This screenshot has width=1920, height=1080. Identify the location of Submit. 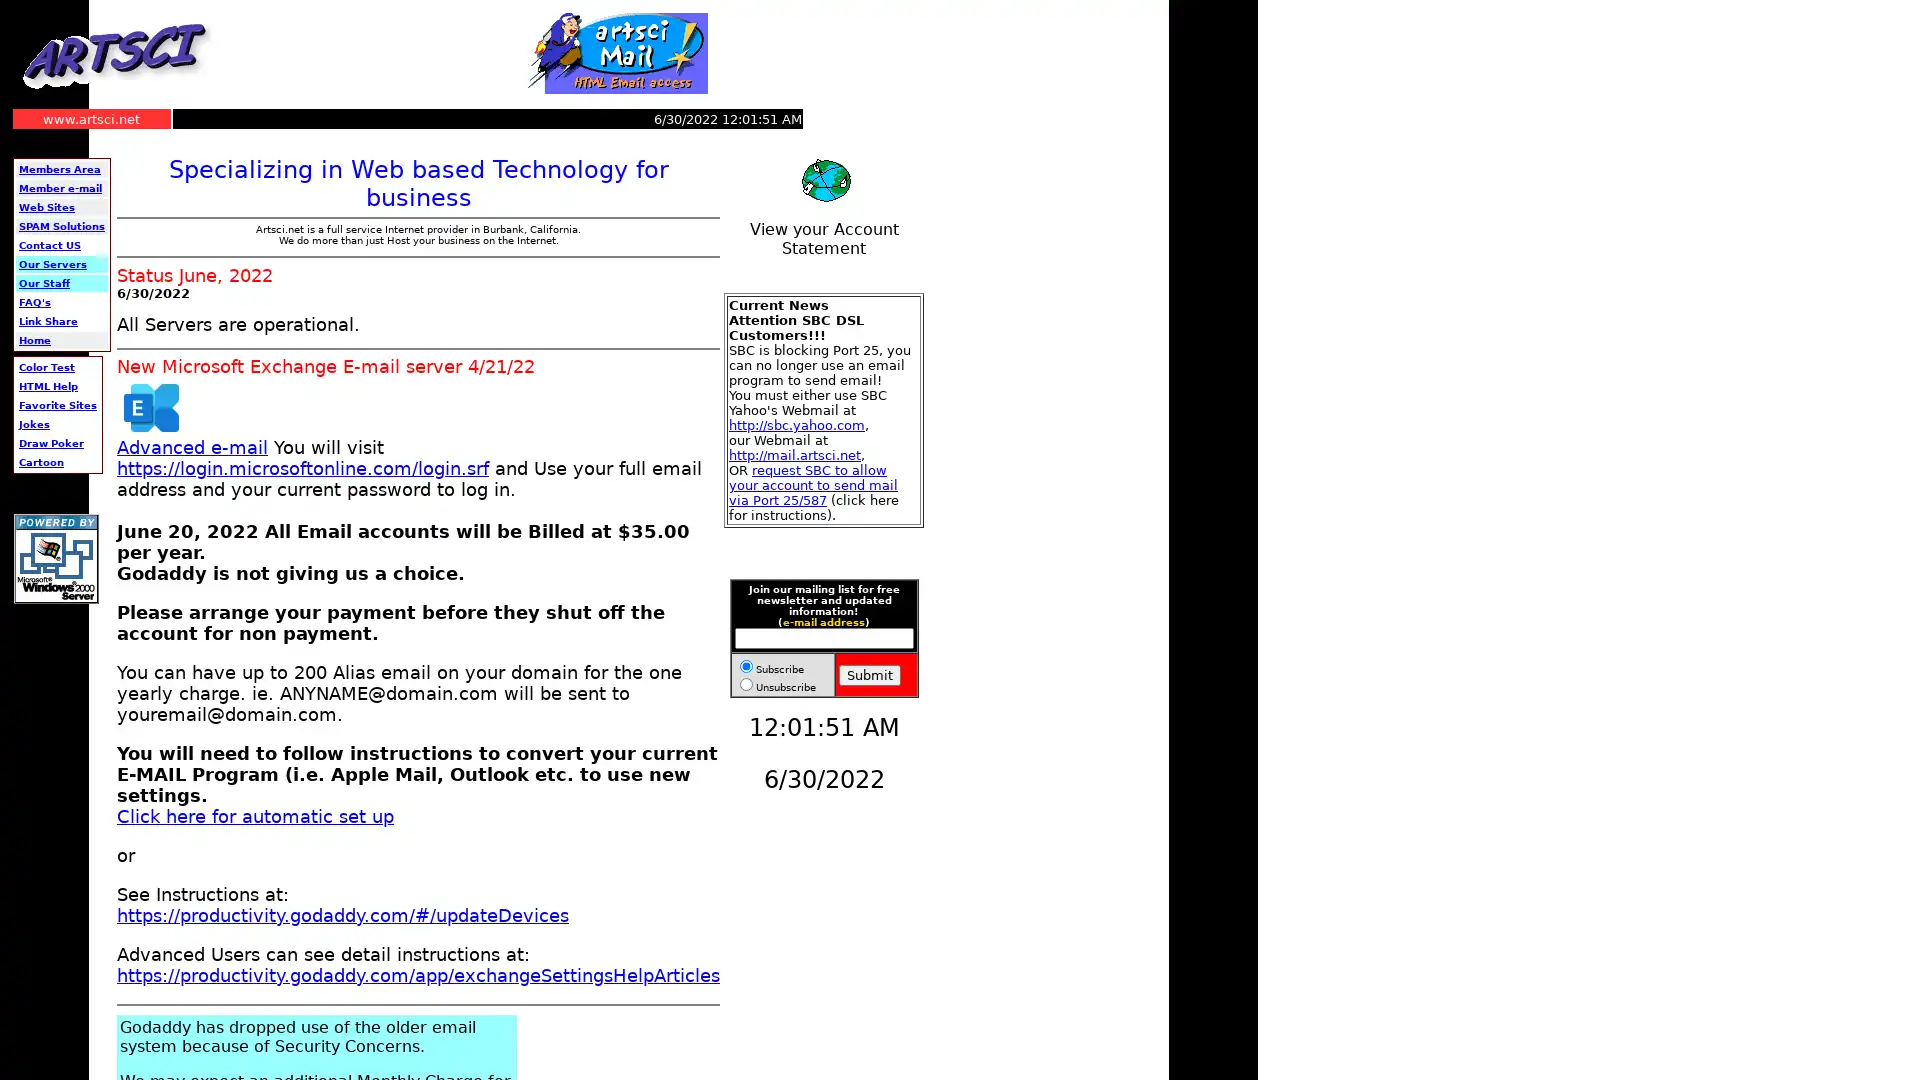
(869, 674).